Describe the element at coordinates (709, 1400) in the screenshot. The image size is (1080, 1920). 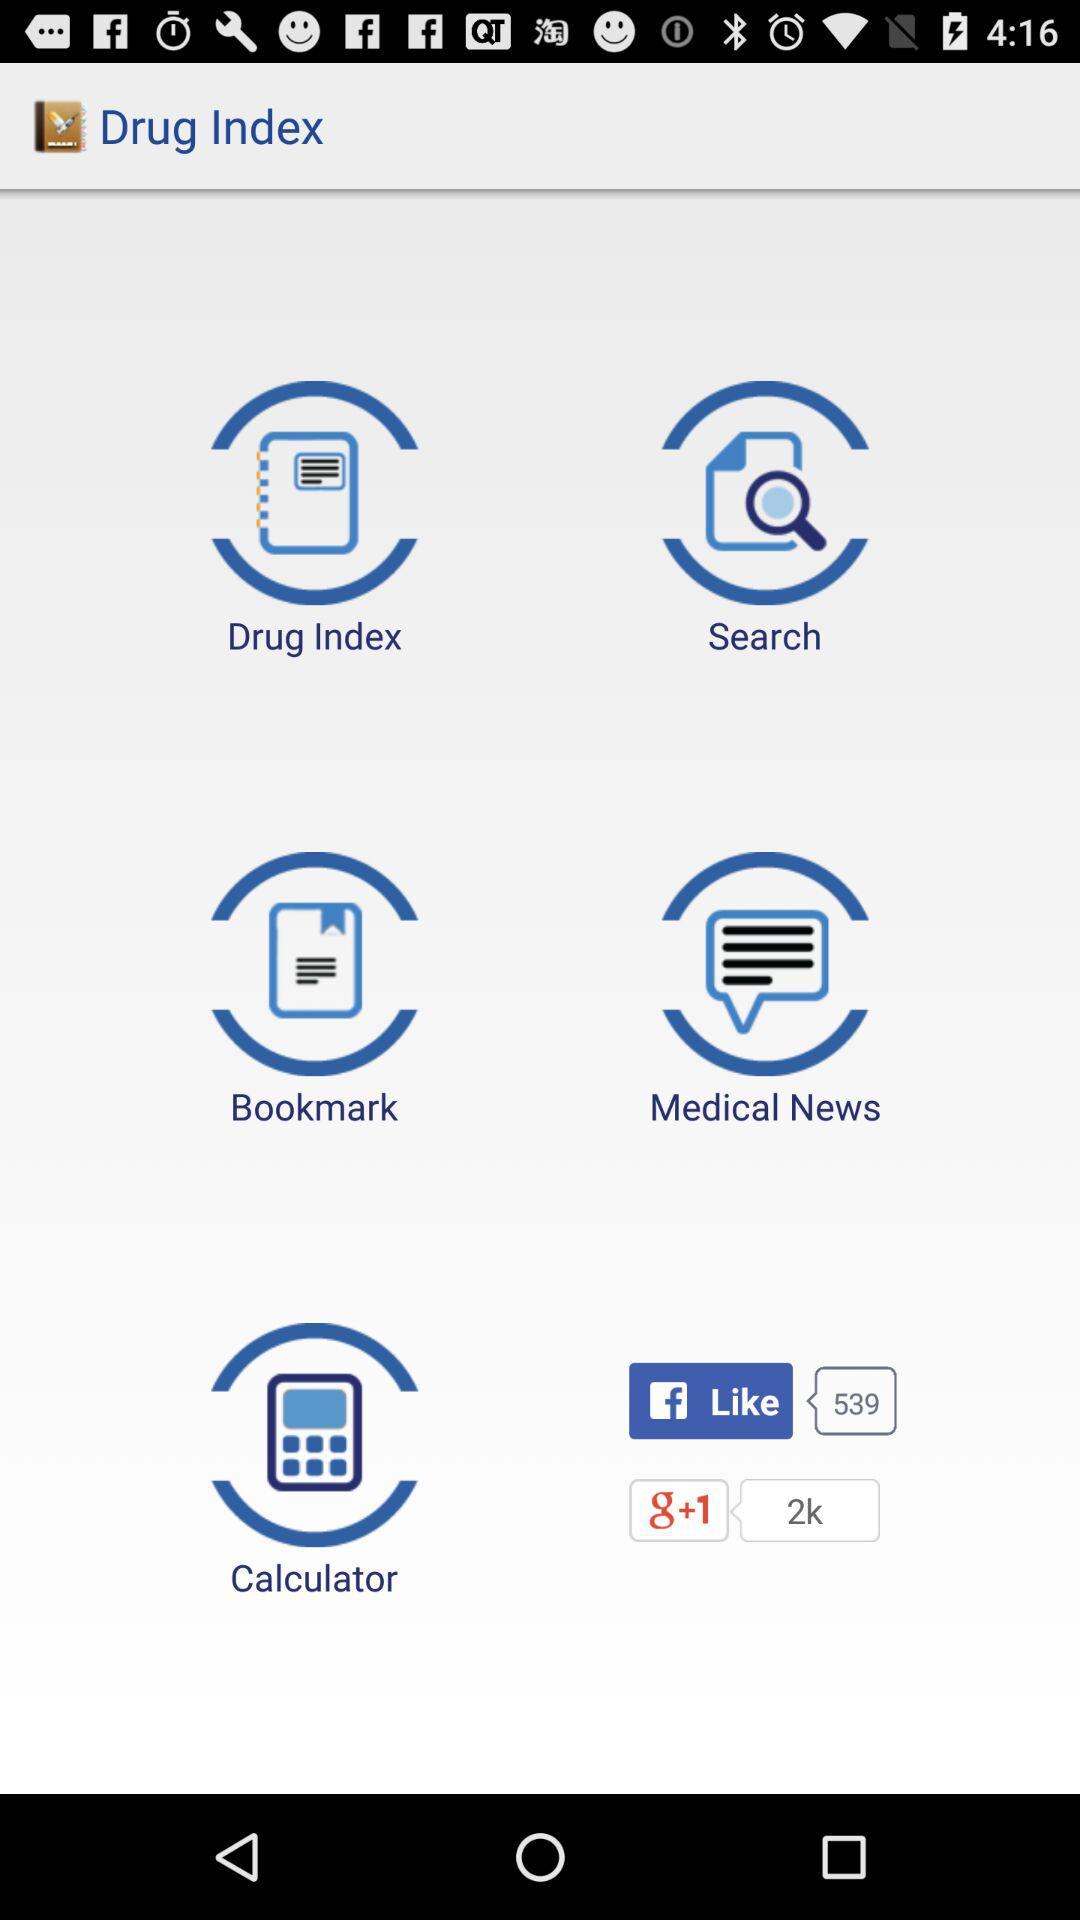
I see `the button next to calculator` at that location.